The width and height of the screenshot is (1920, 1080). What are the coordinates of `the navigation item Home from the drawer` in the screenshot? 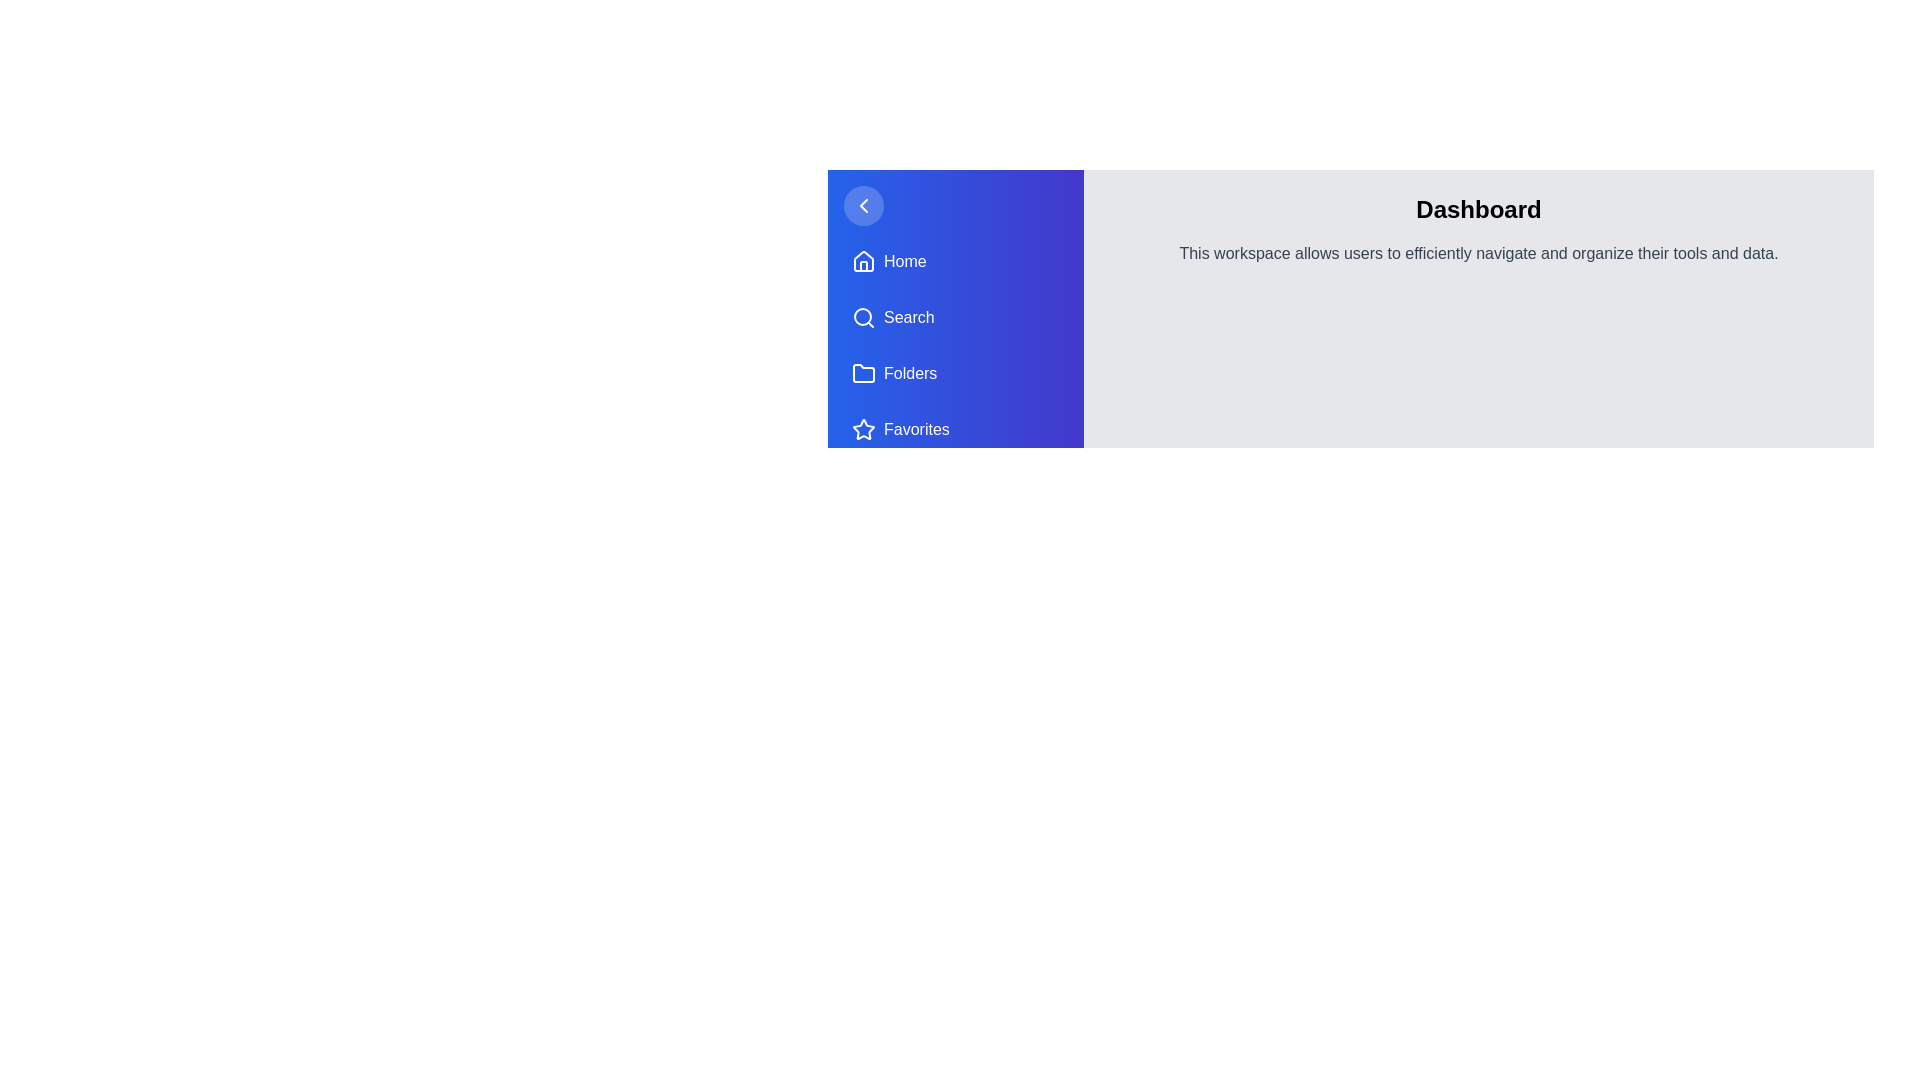 It's located at (954, 261).